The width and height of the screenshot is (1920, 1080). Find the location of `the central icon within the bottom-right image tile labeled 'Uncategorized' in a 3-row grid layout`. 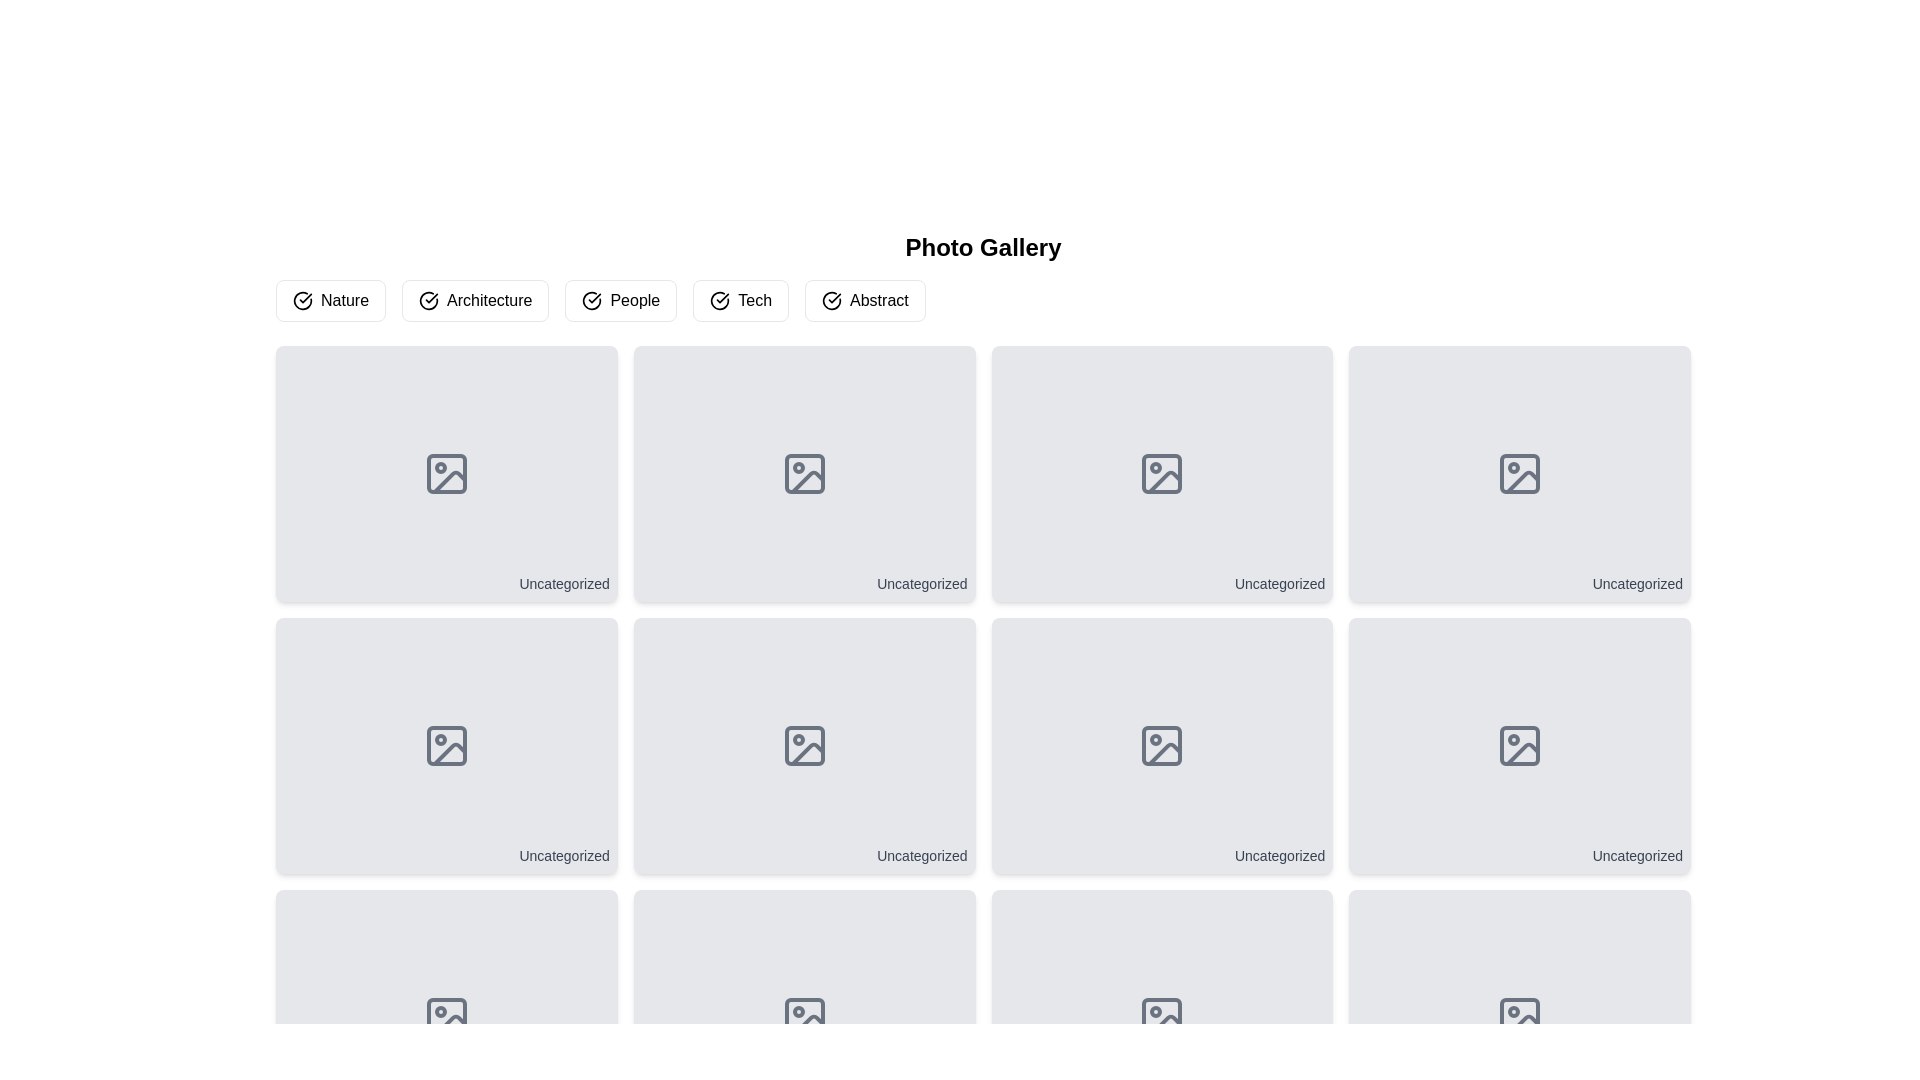

the central icon within the bottom-right image tile labeled 'Uncategorized' in a 3-row grid layout is located at coordinates (1520, 1018).